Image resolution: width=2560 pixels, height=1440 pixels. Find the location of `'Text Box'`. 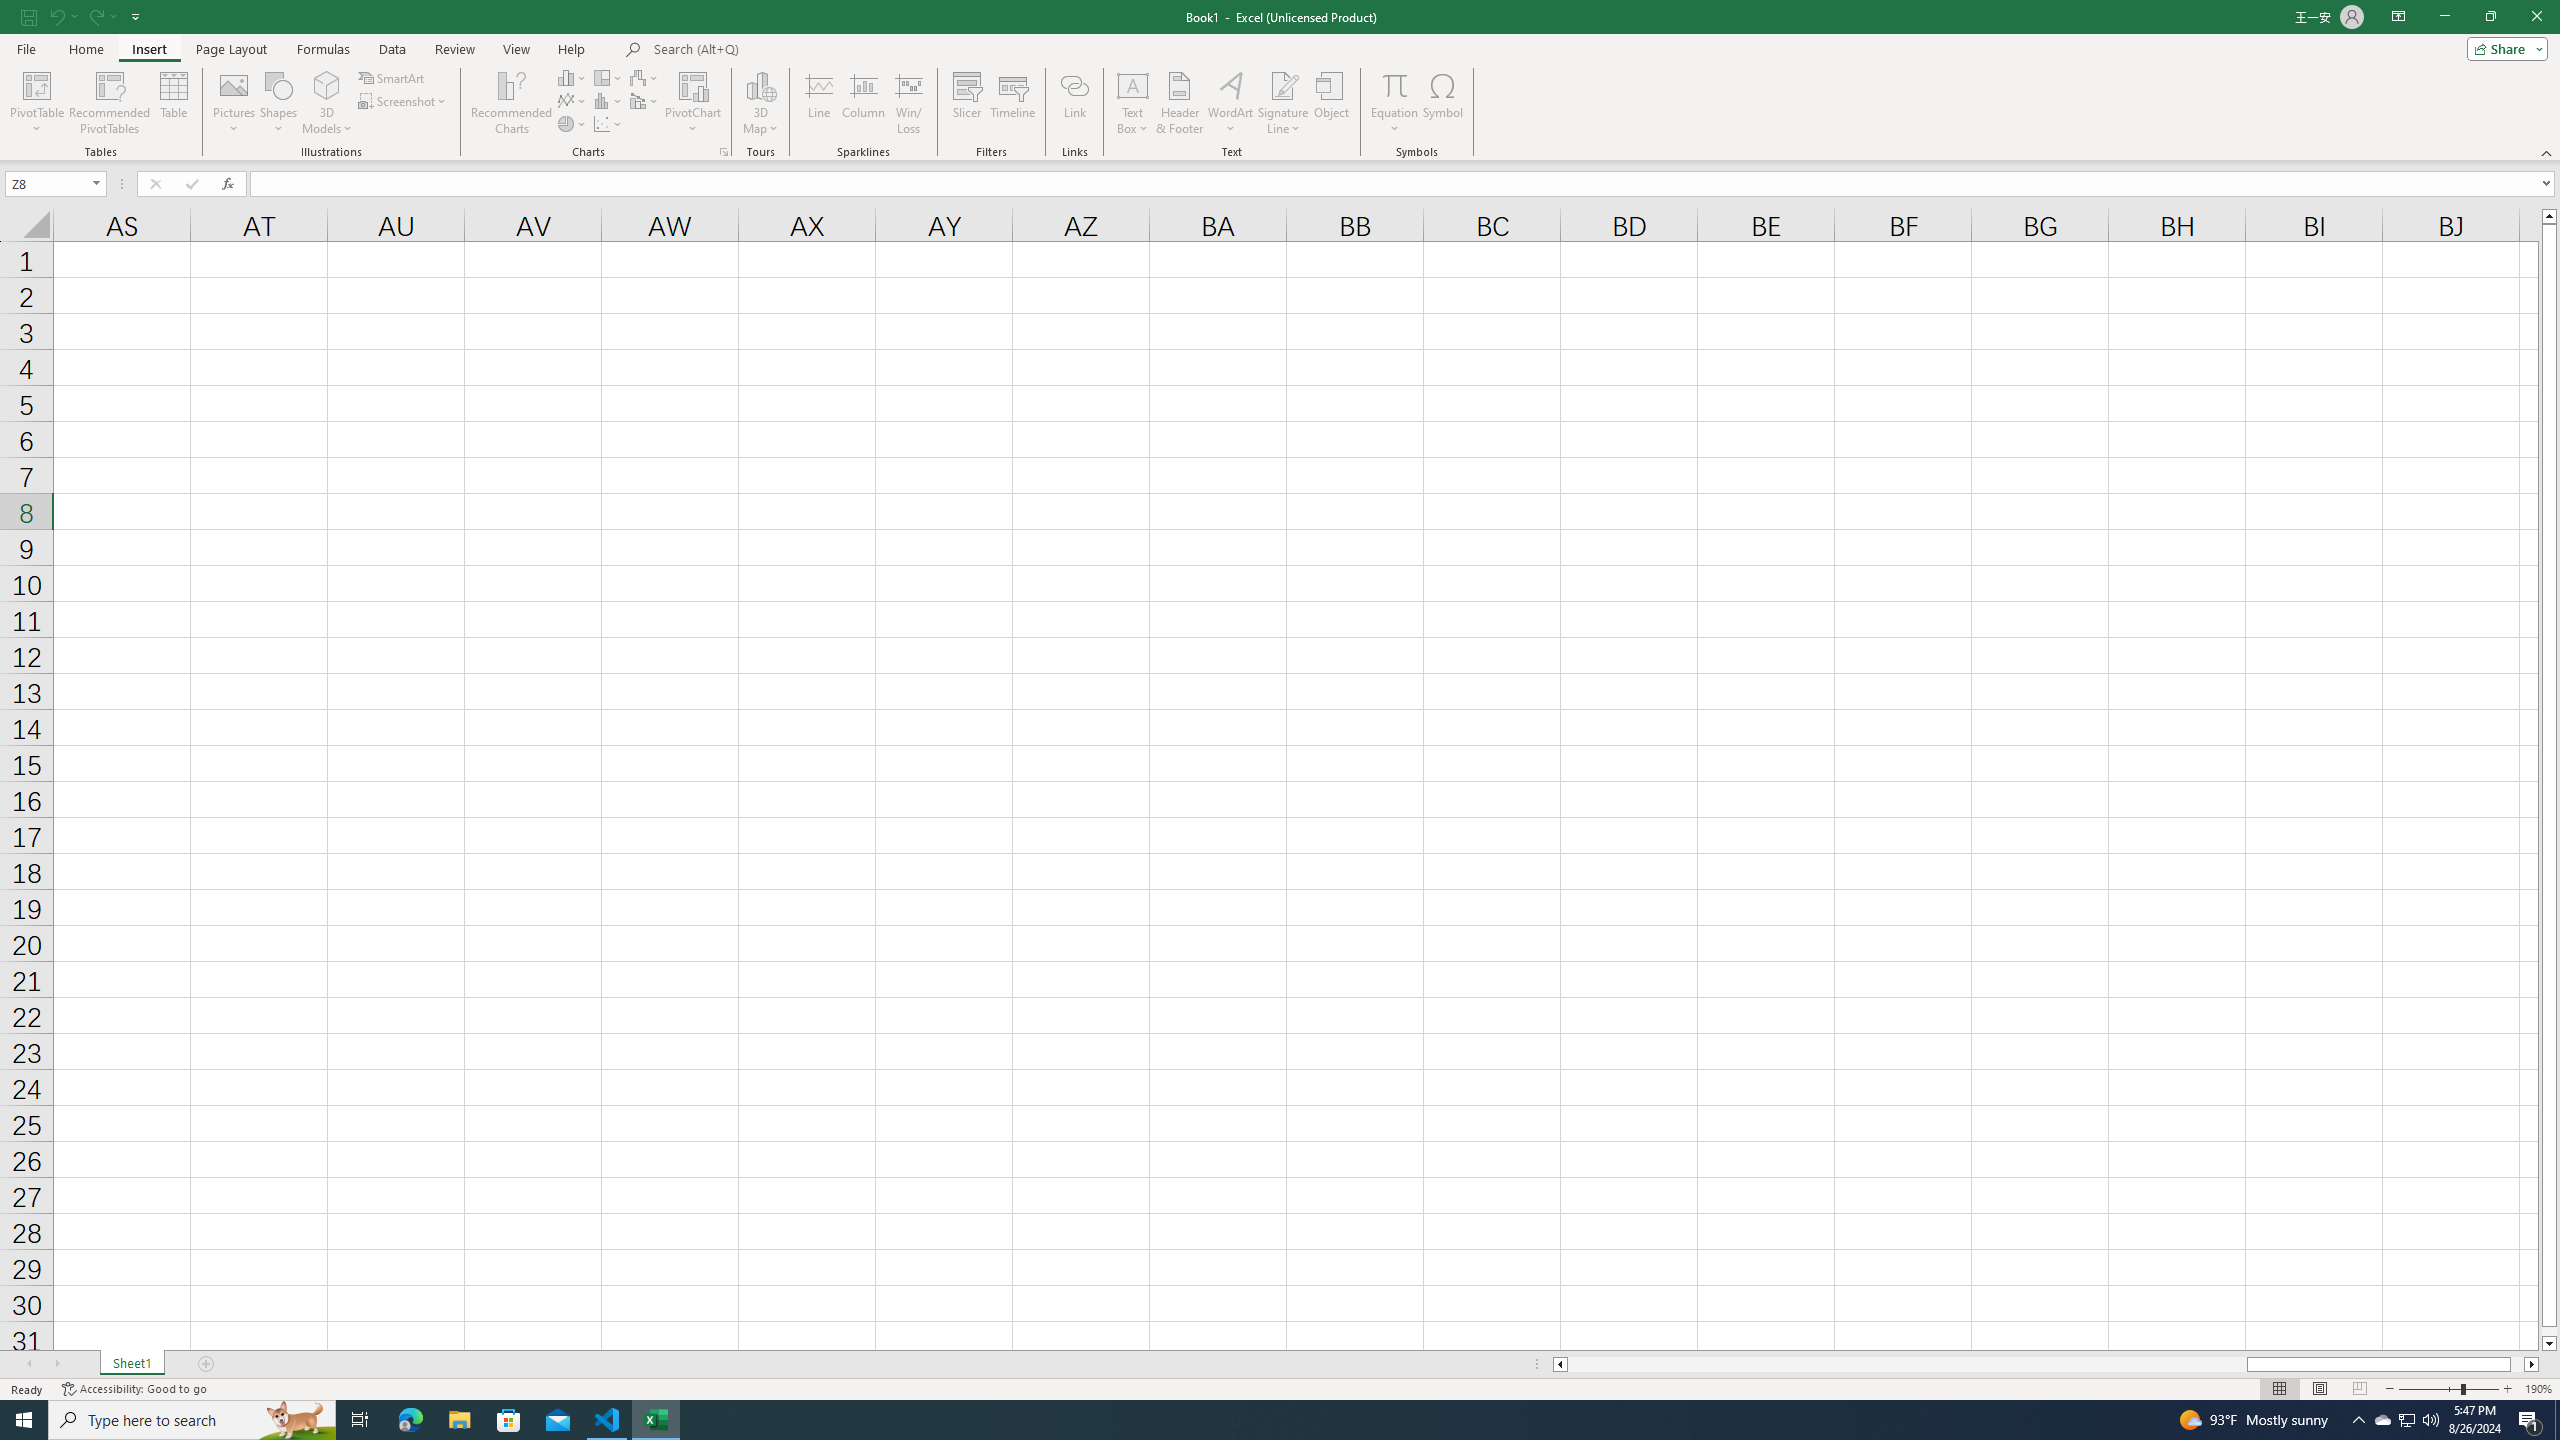

'Text Box' is located at coordinates (1132, 103).